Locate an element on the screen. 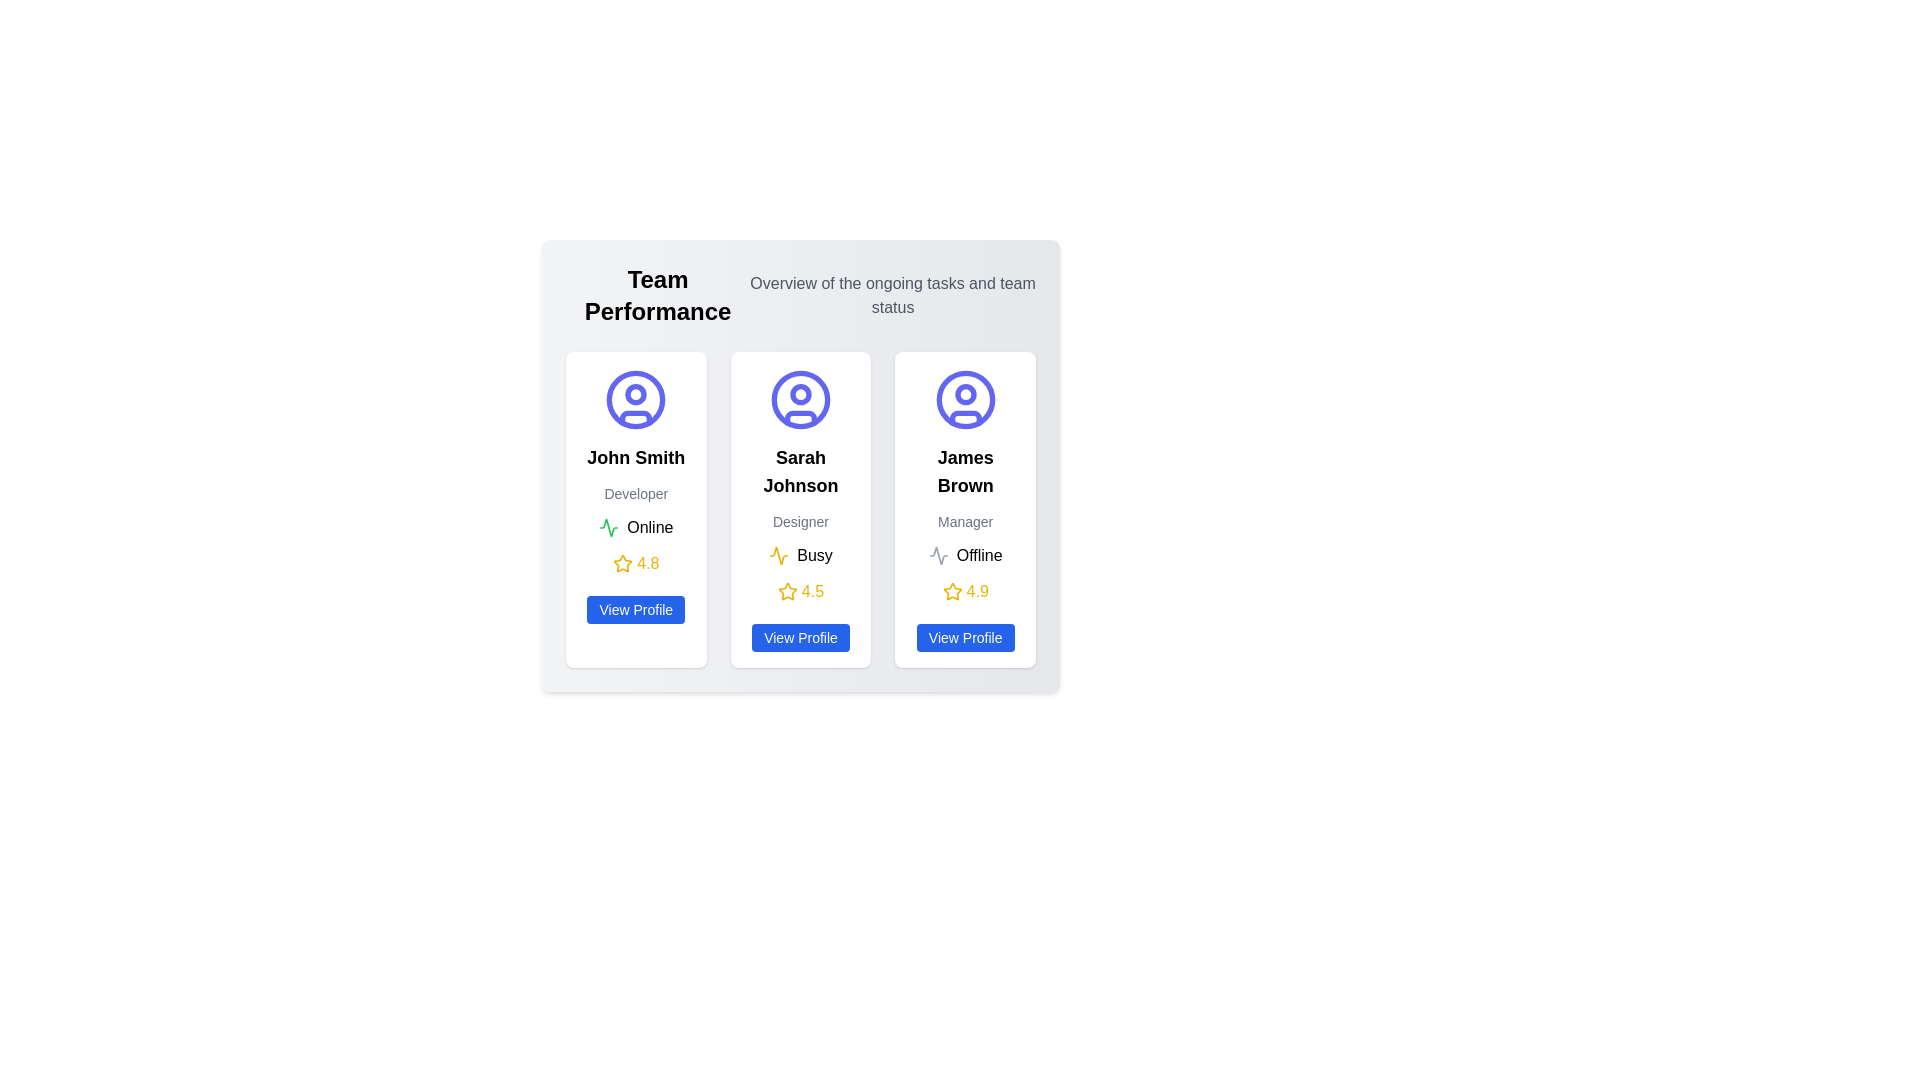 The width and height of the screenshot is (1920, 1080). the 'Busy' text label located in the middle card of the user profiles row, indicating interactivity is enabled is located at coordinates (815, 555).